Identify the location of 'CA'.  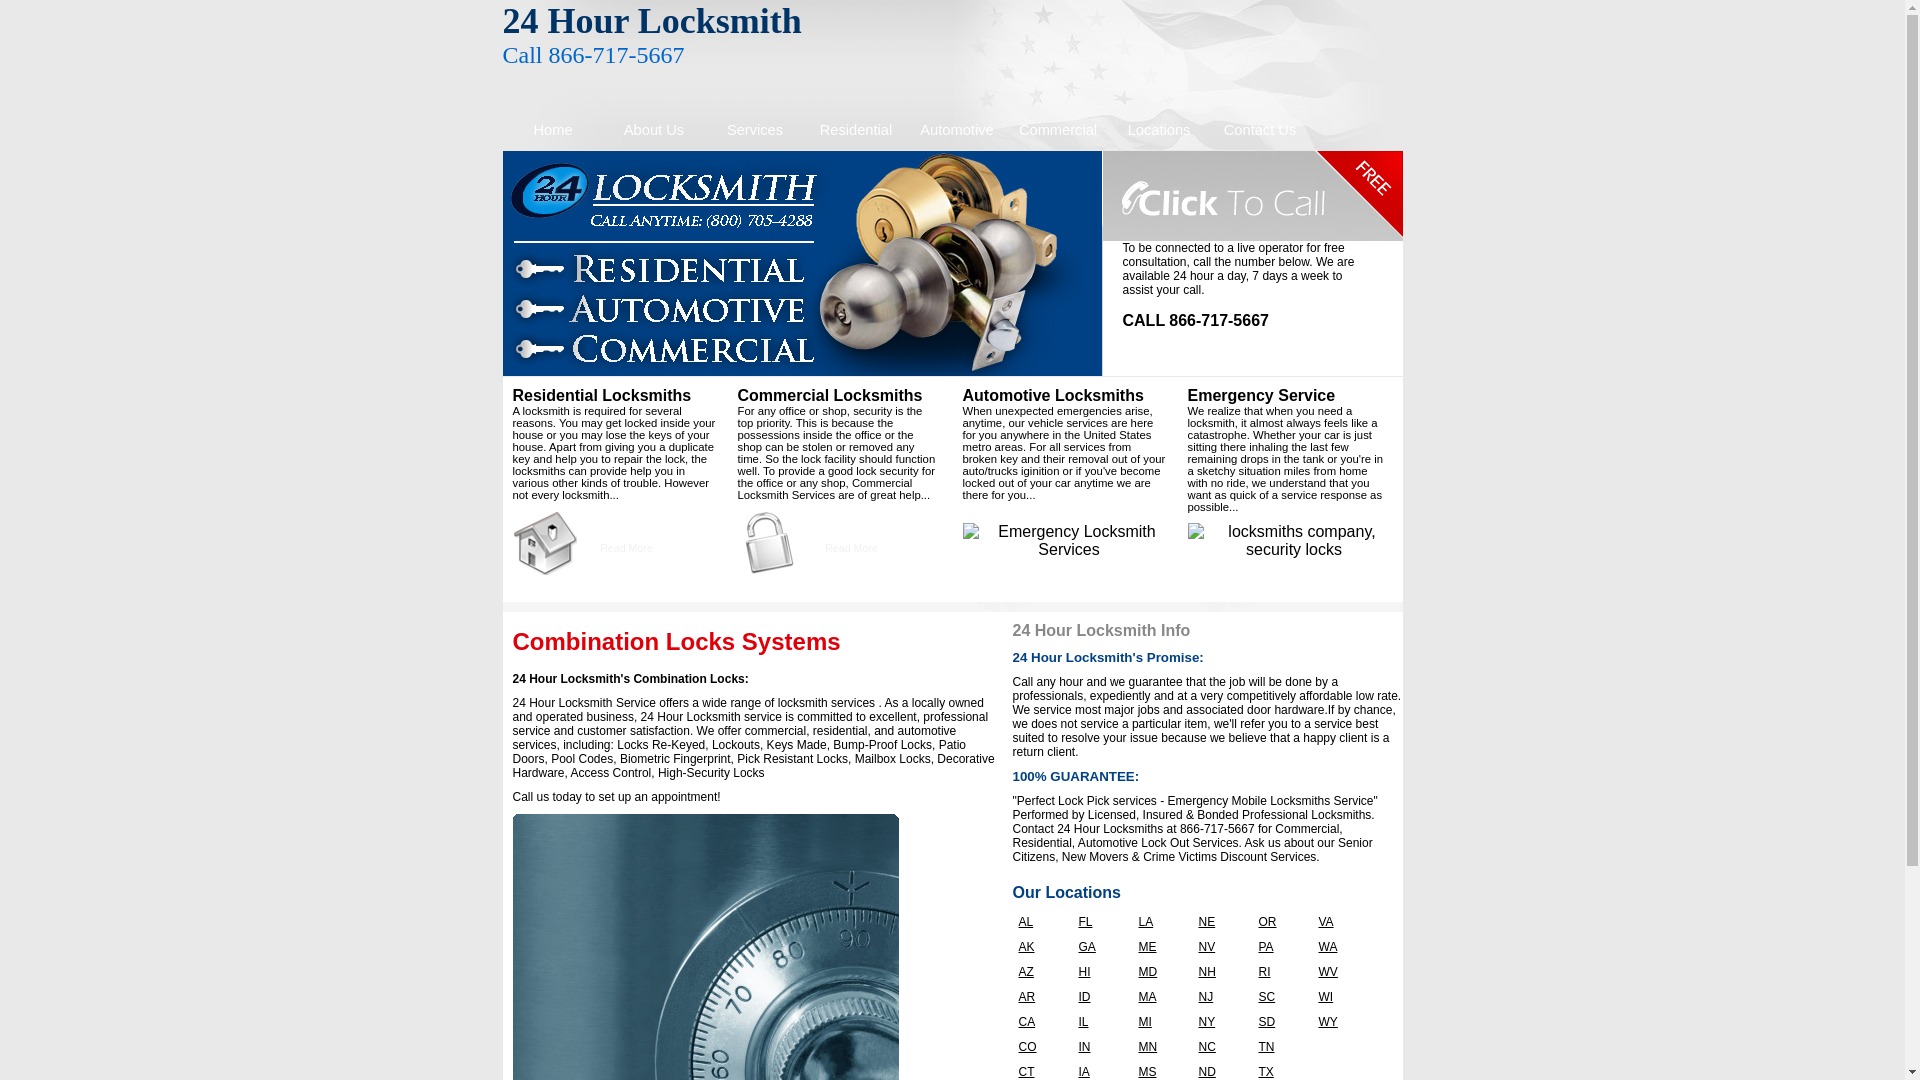
(1039, 1022).